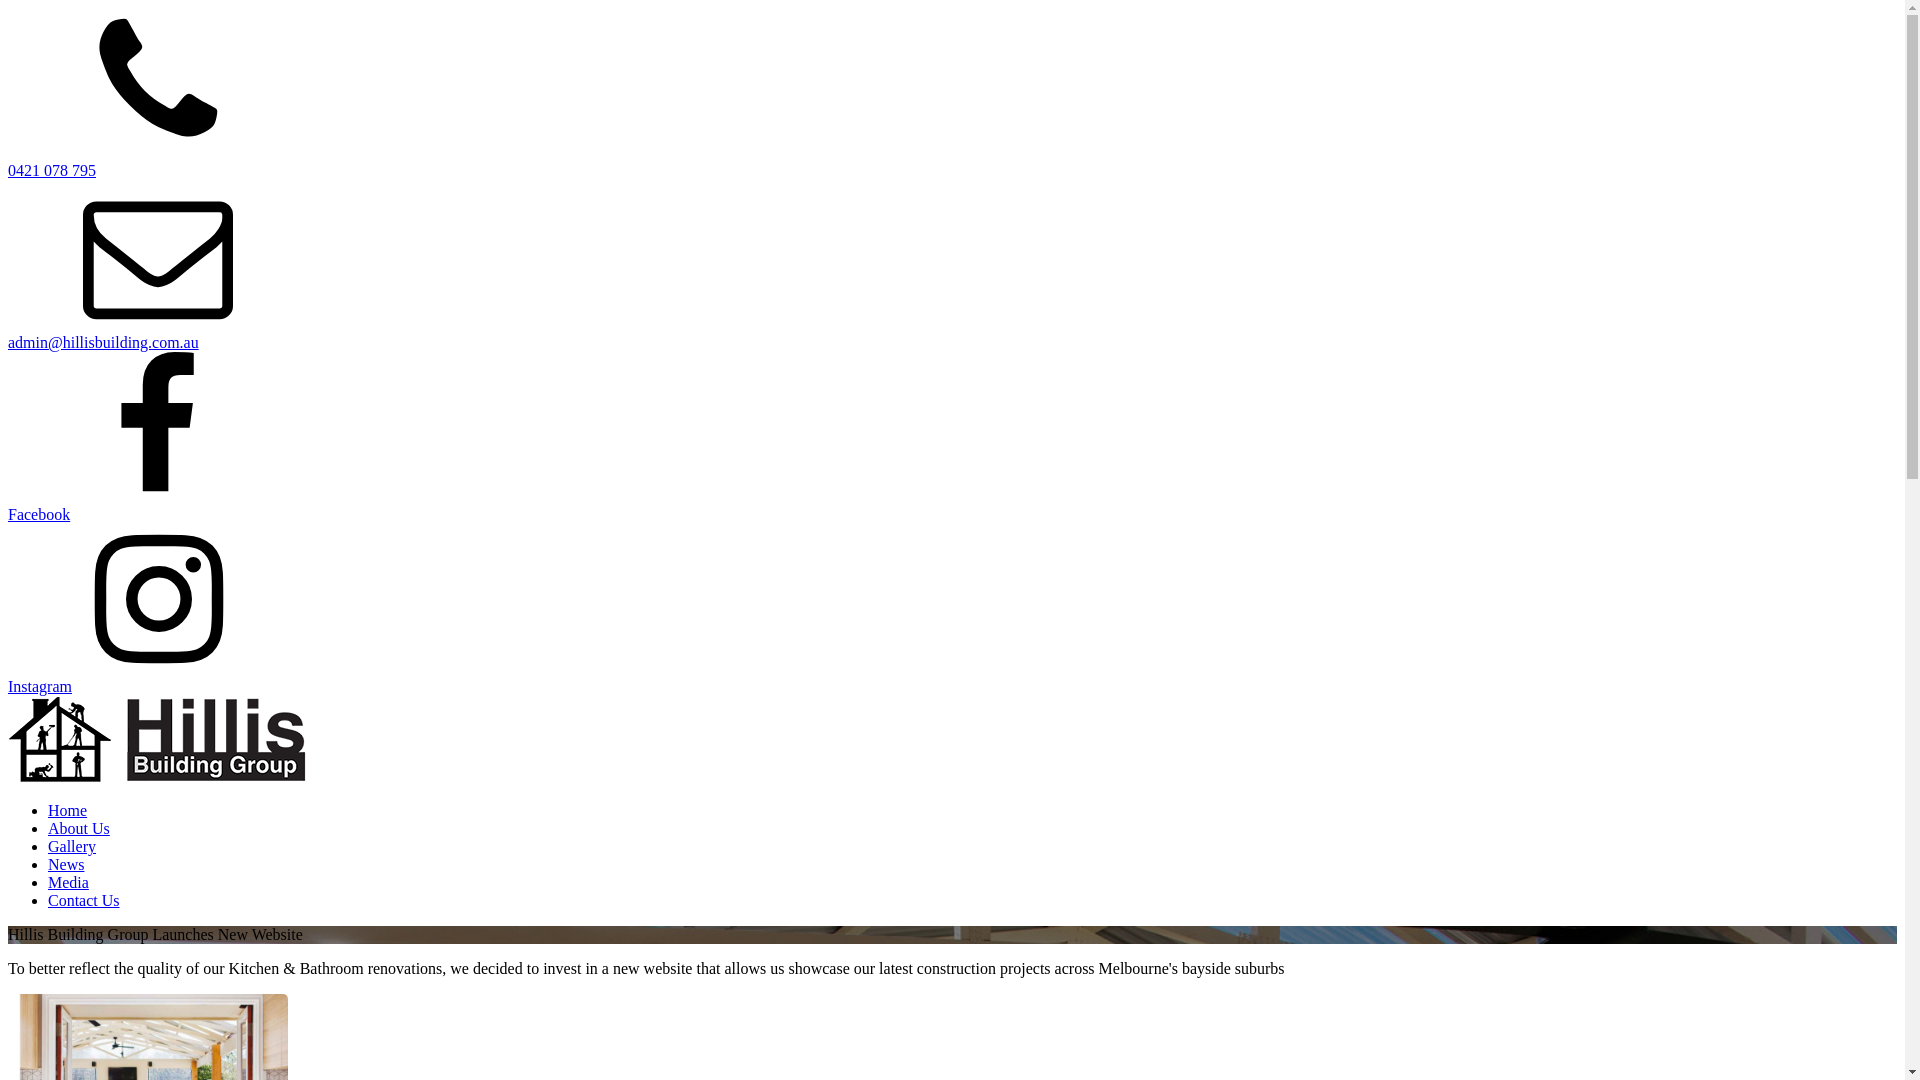 Image resolution: width=1920 pixels, height=1080 pixels. I want to click on 'Contact Us', so click(48, 900).